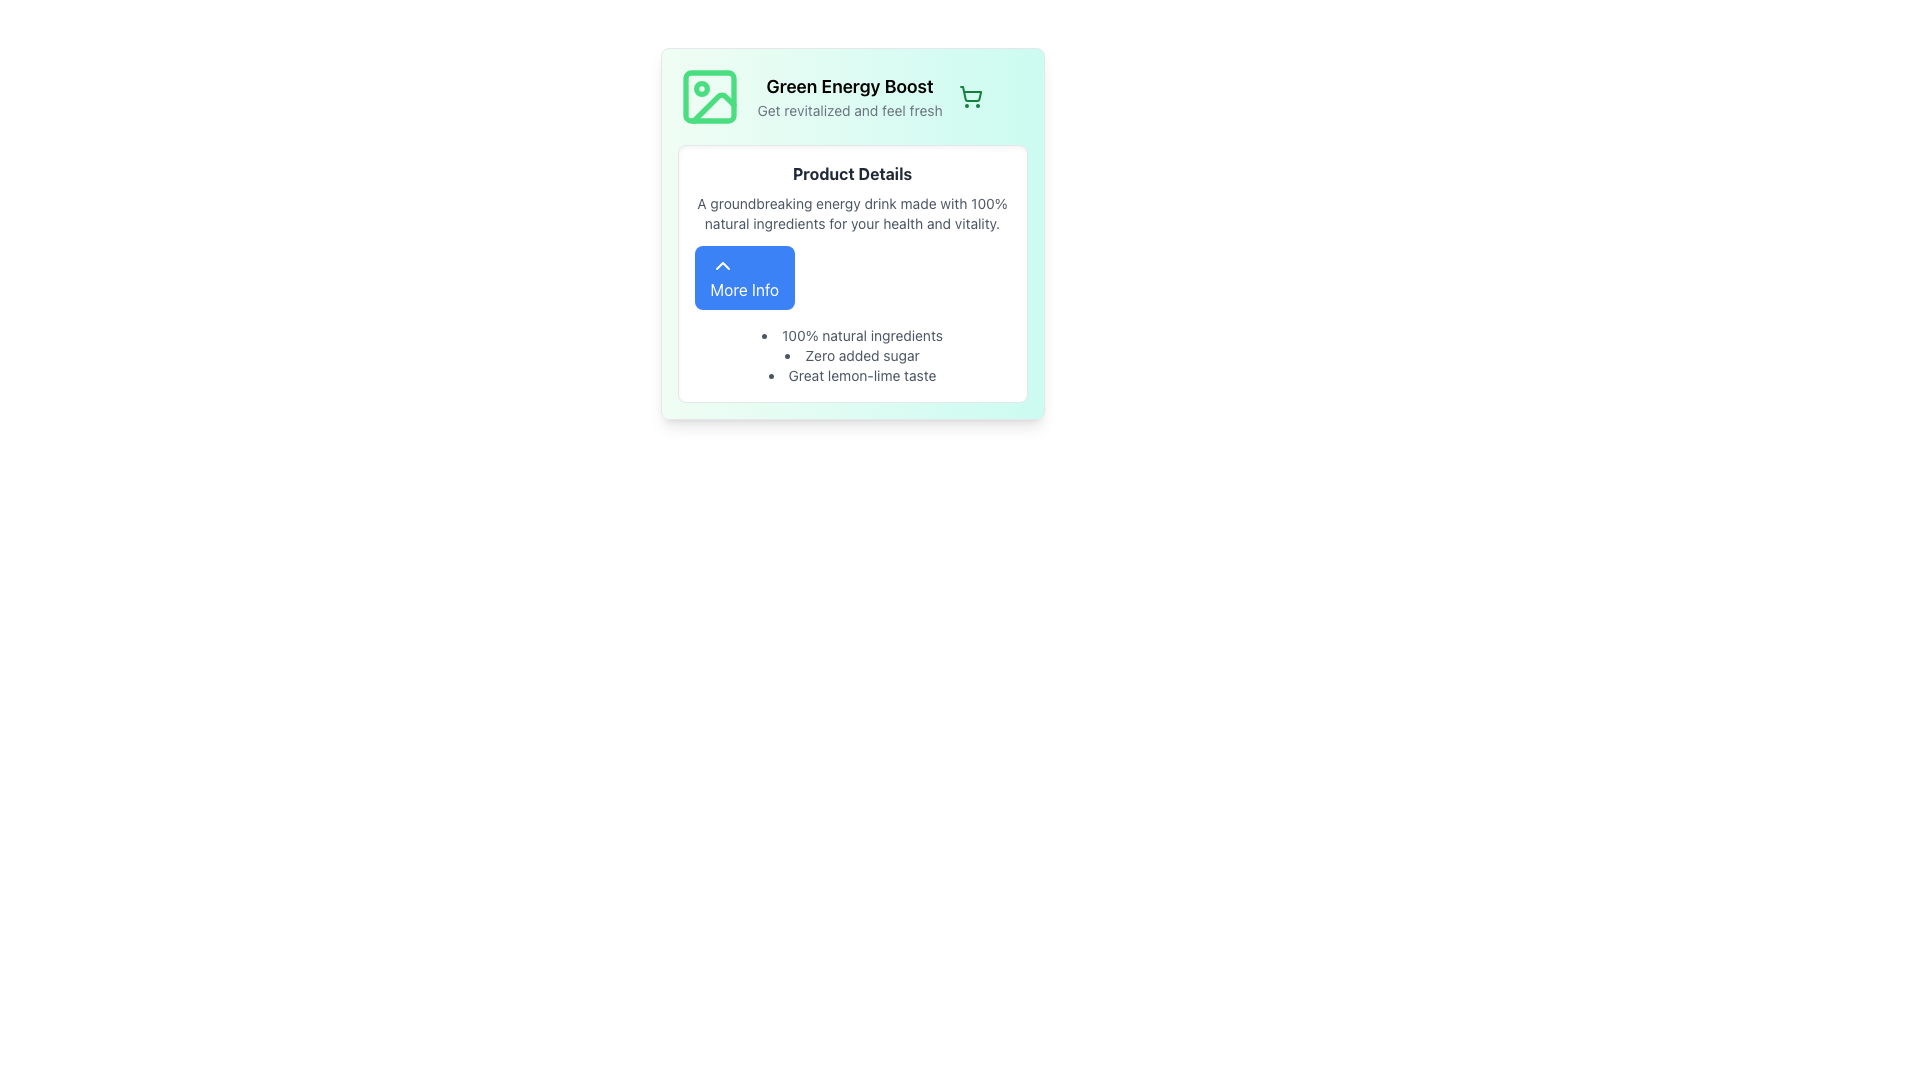 This screenshot has height=1080, width=1920. I want to click on the 'More Info' button, which has a blue background, white text, and a chevron icon above the text, located at the center of the card's lower part, so click(743, 277).